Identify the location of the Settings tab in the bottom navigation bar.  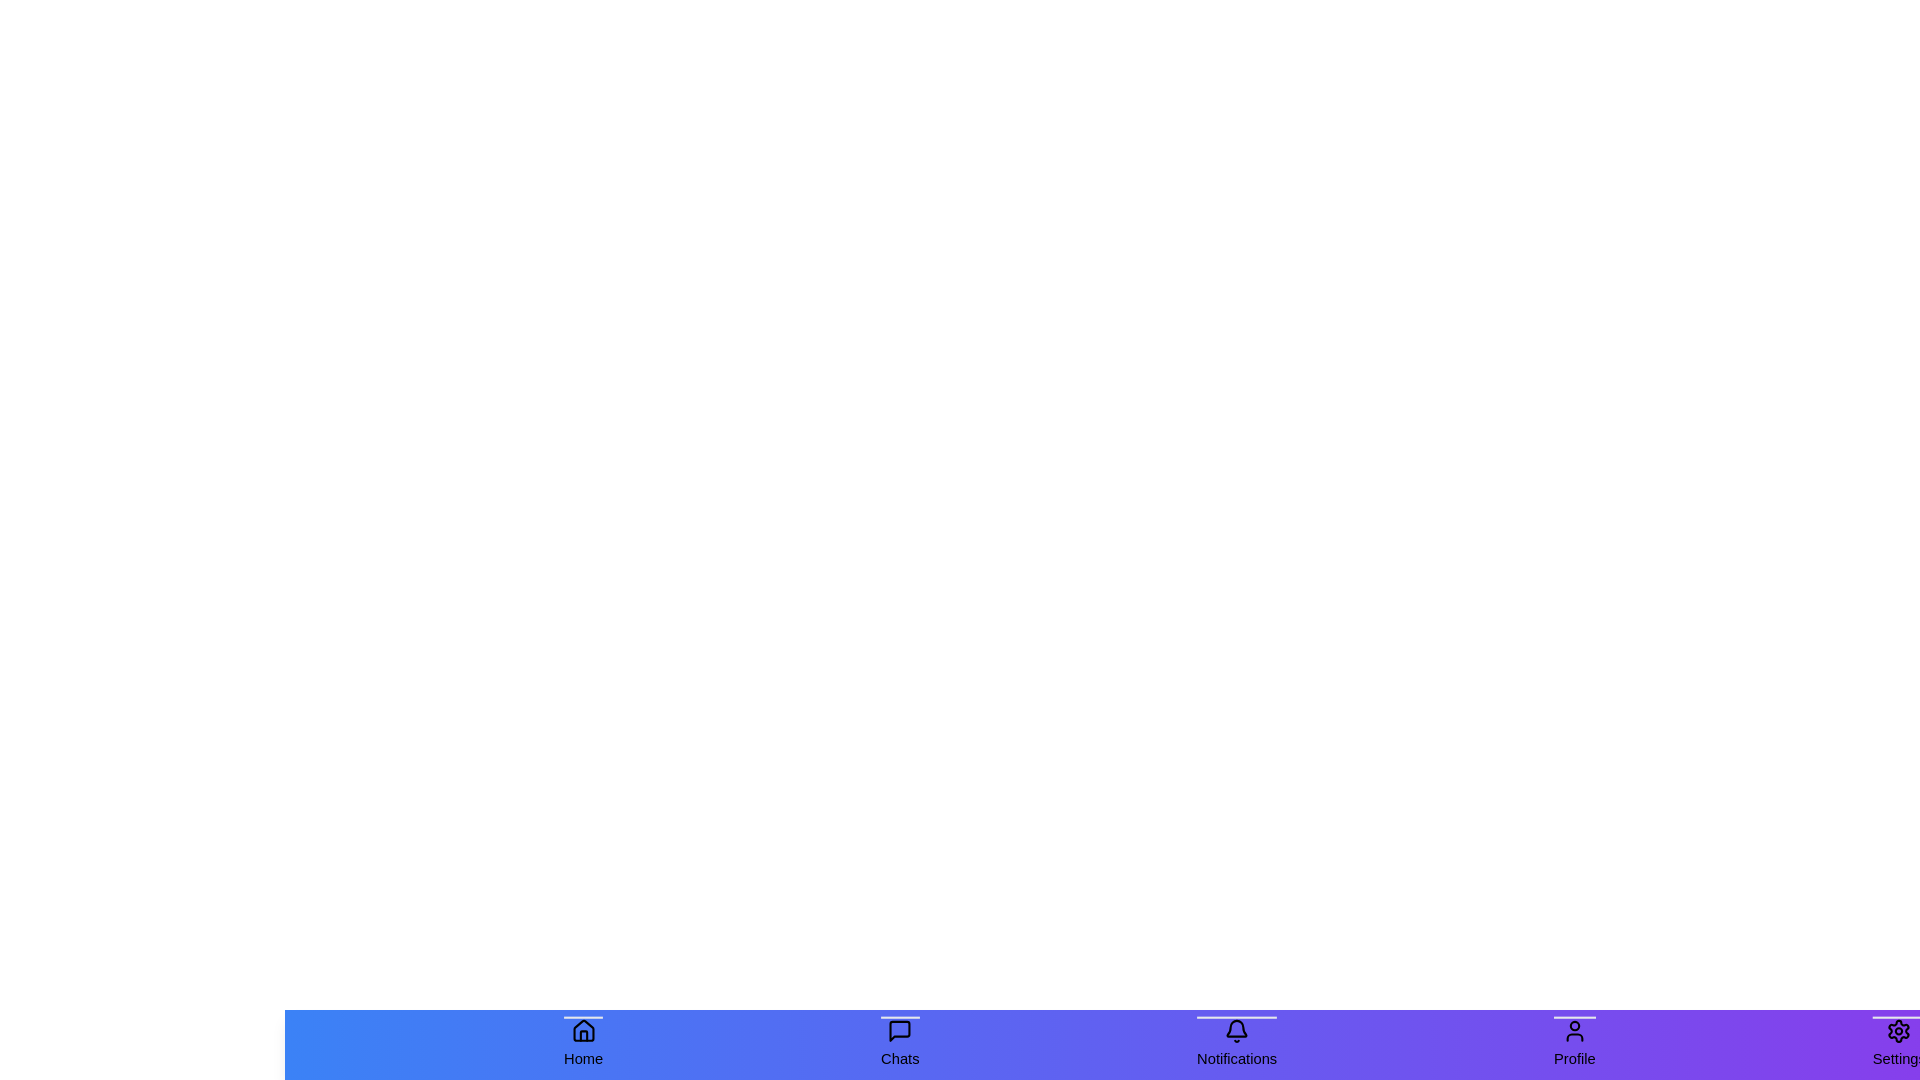
(1898, 1044).